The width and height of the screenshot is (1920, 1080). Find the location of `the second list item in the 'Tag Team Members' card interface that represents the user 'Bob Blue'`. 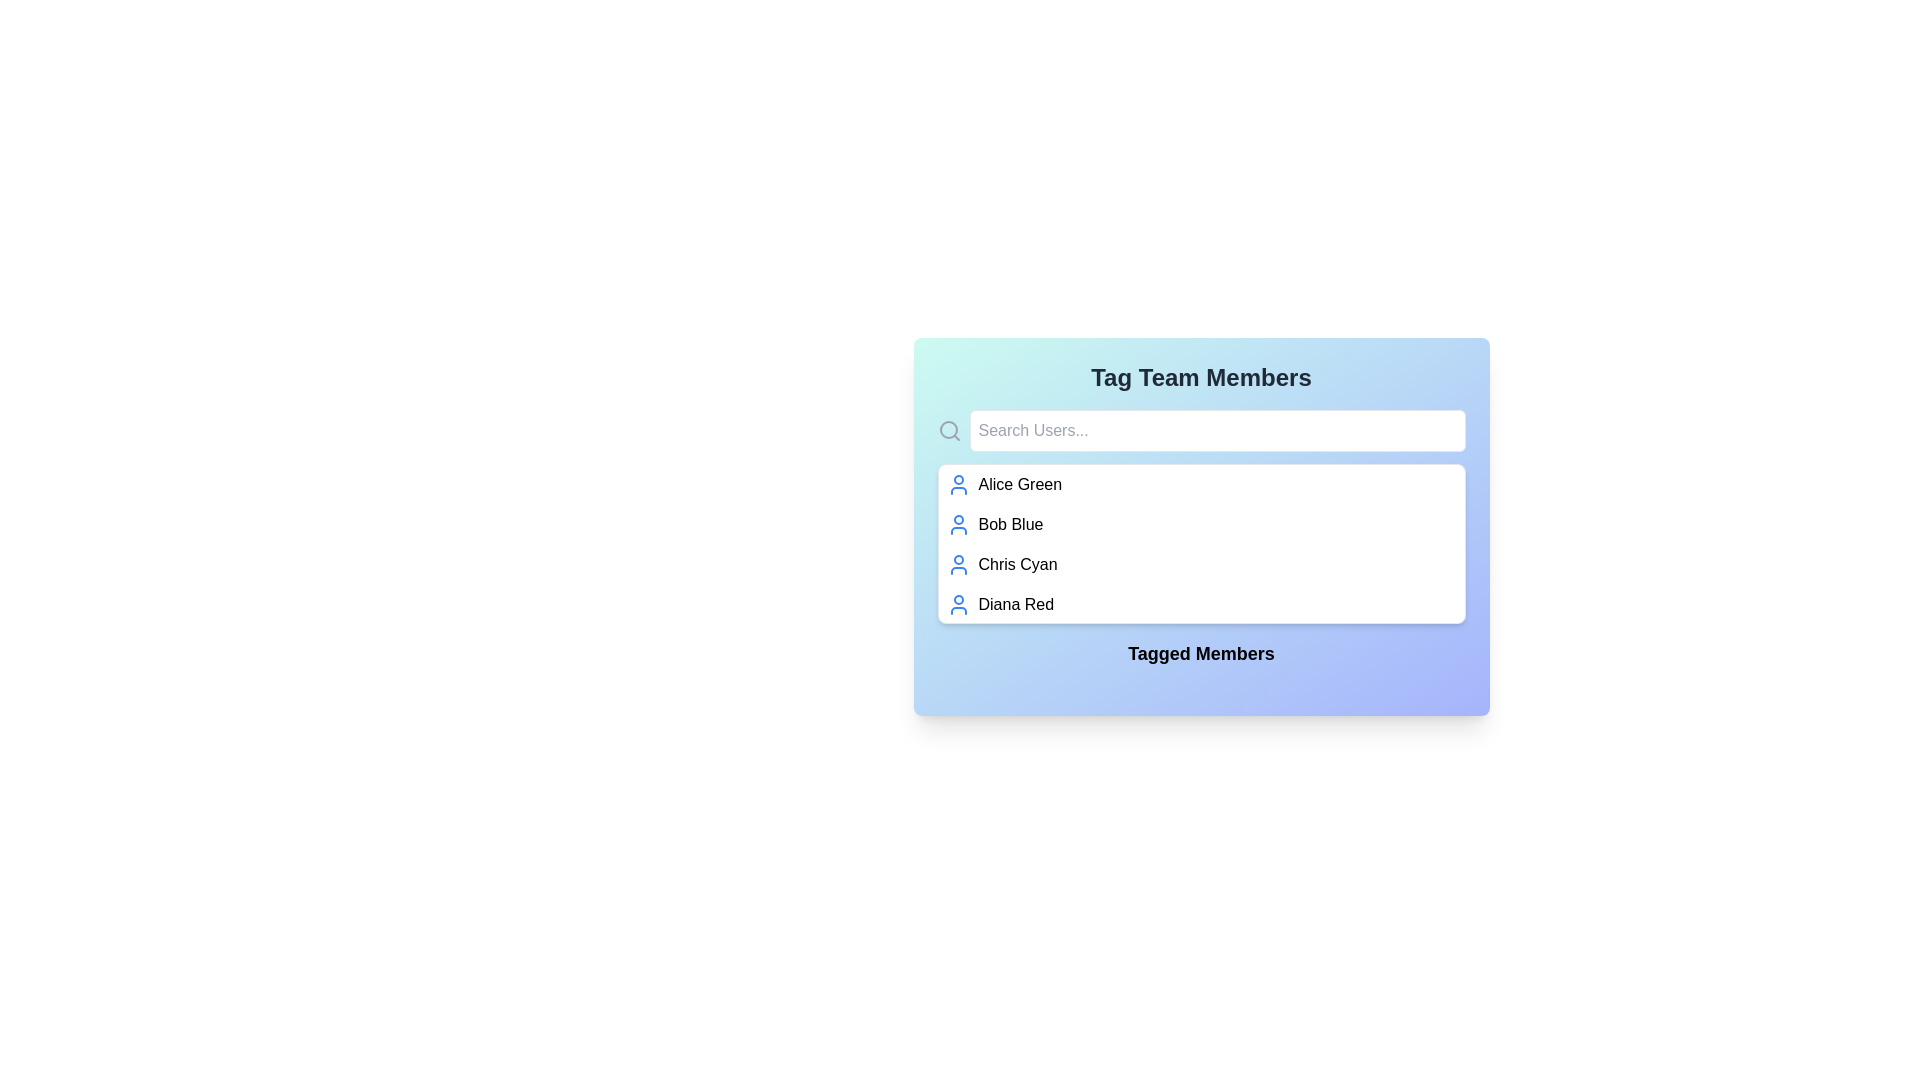

the second list item in the 'Tag Team Members' card interface that represents the user 'Bob Blue' is located at coordinates (1200, 523).